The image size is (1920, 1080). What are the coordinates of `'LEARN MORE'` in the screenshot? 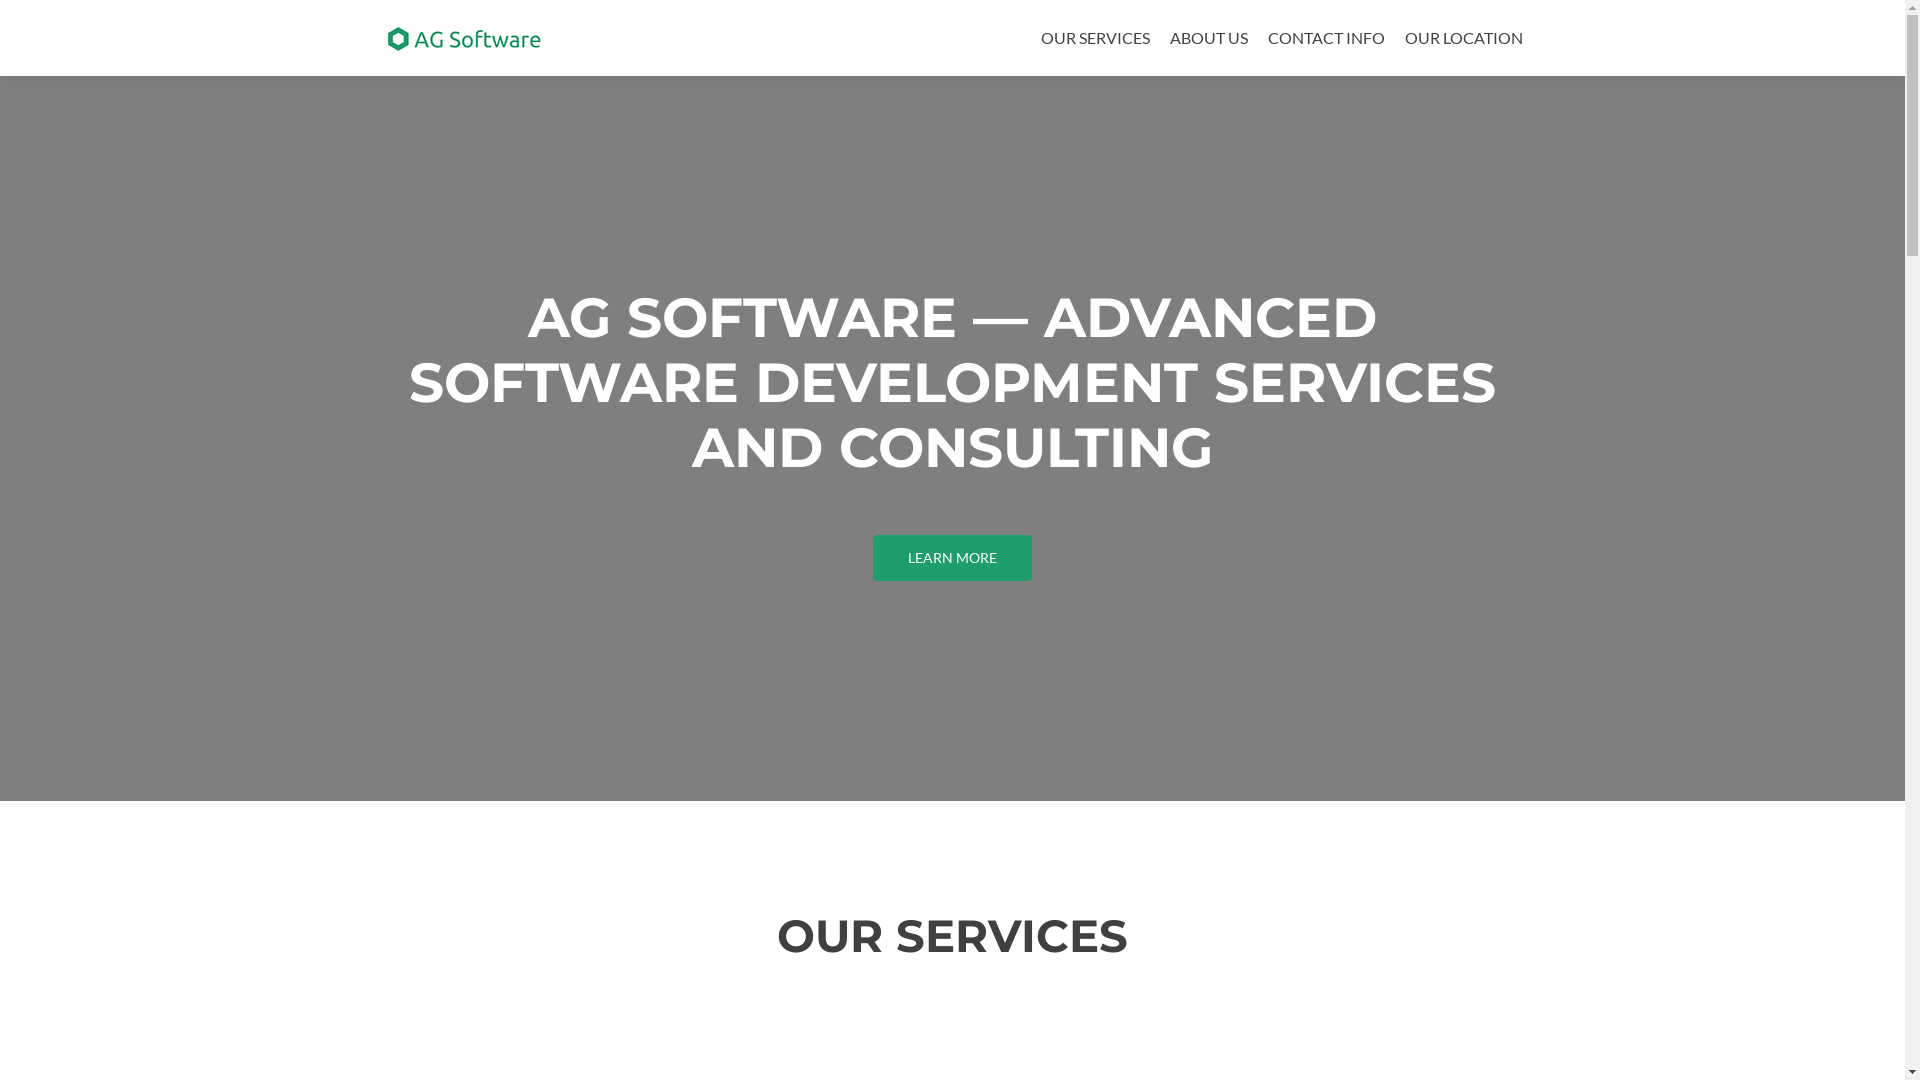 It's located at (873, 558).